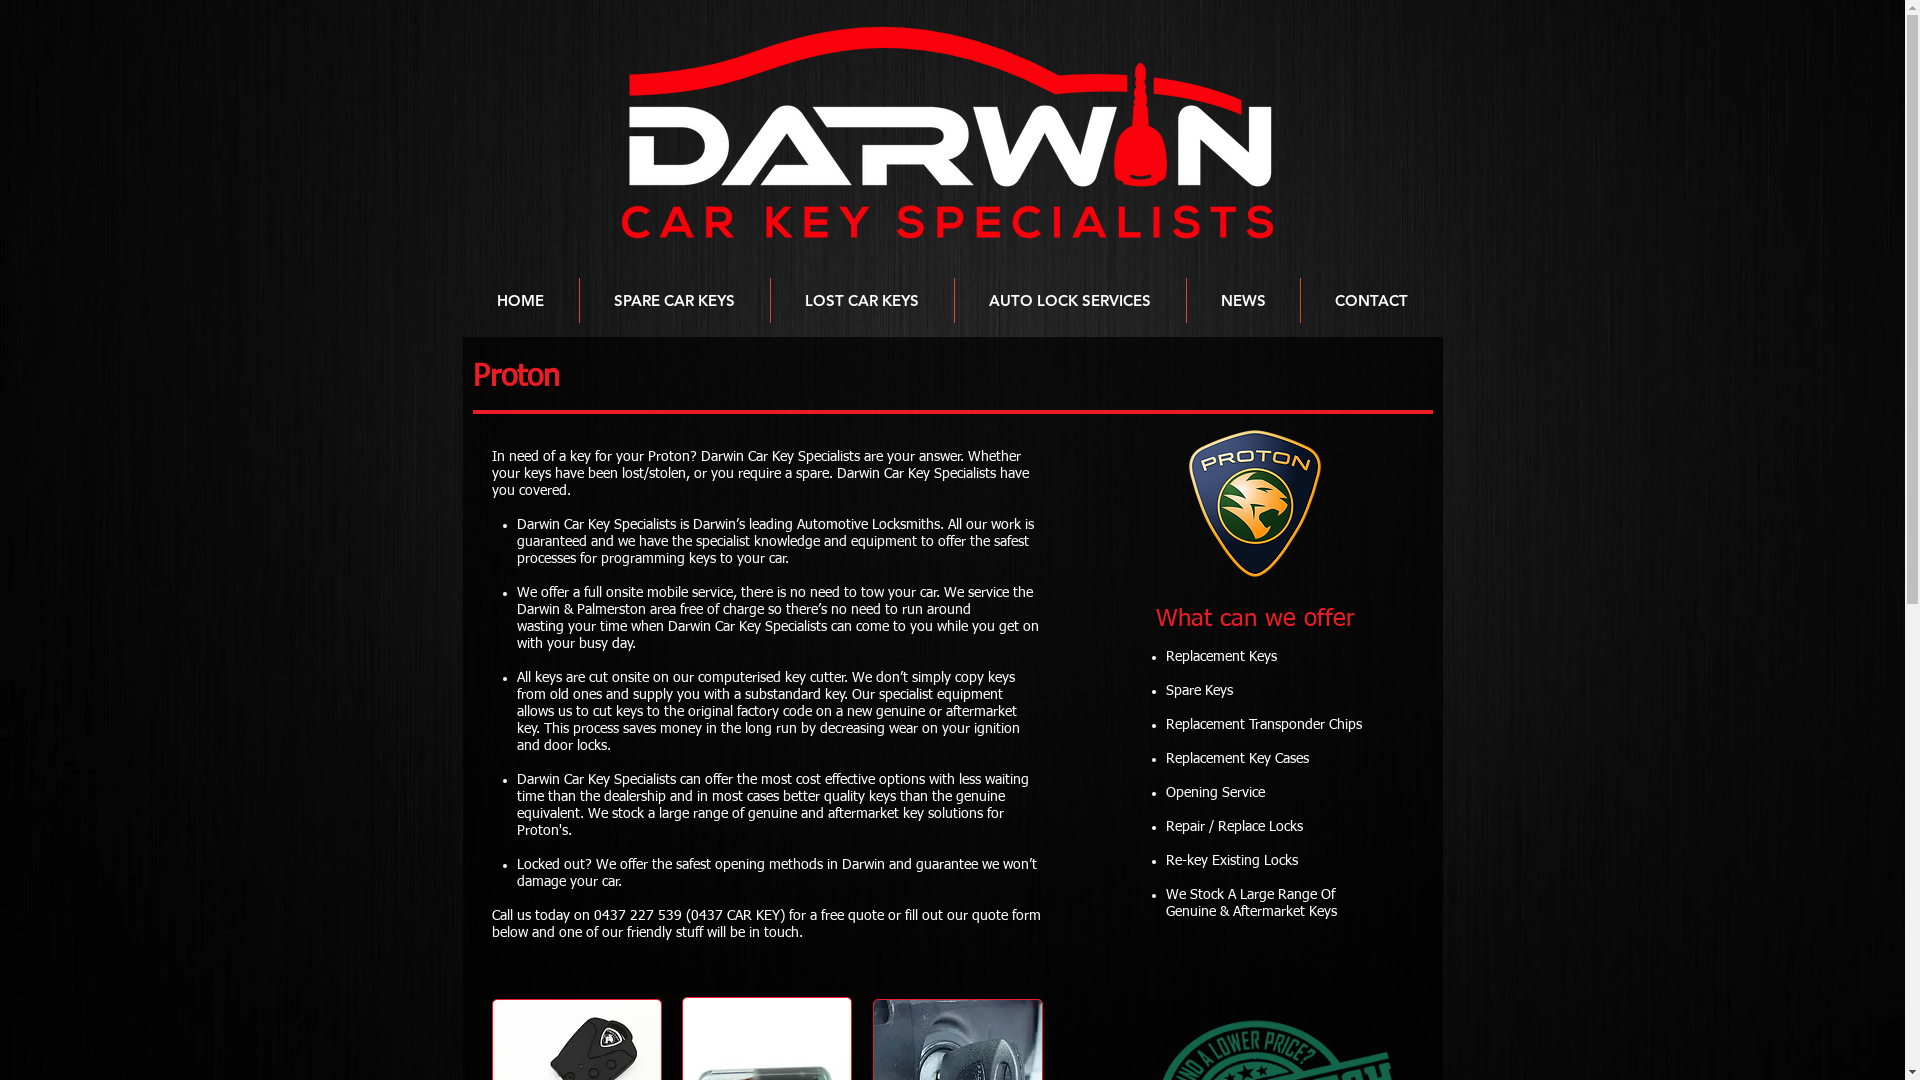 The image size is (1920, 1080). Describe the element at coordinates (1068, 300) in the screenshot. I see `'AUTO LOCK SERVICES'` at that location.